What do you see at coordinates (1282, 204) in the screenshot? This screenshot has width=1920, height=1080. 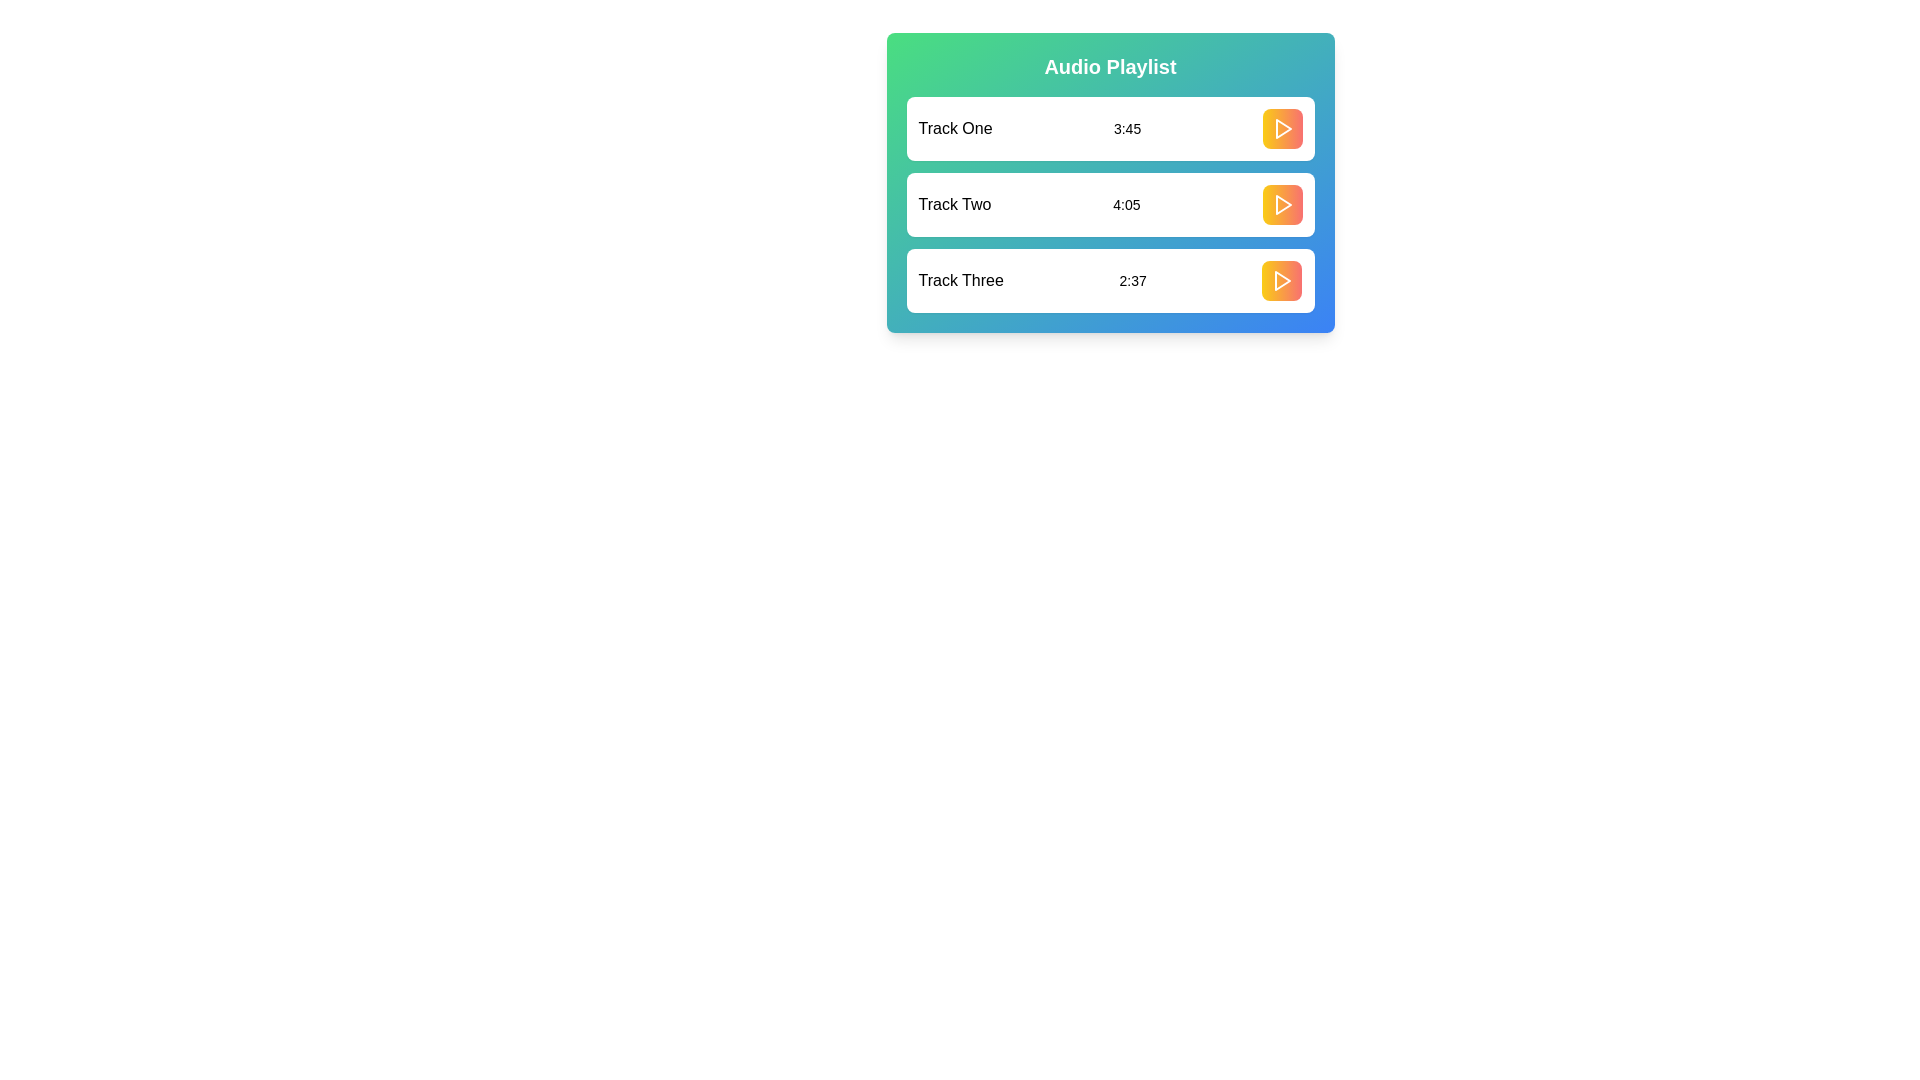 I see `the play button icon, which is a triangular shape within a gradient-filled circular button, located in the second track entry of the tracklist` at bounding box center [1282, 204].